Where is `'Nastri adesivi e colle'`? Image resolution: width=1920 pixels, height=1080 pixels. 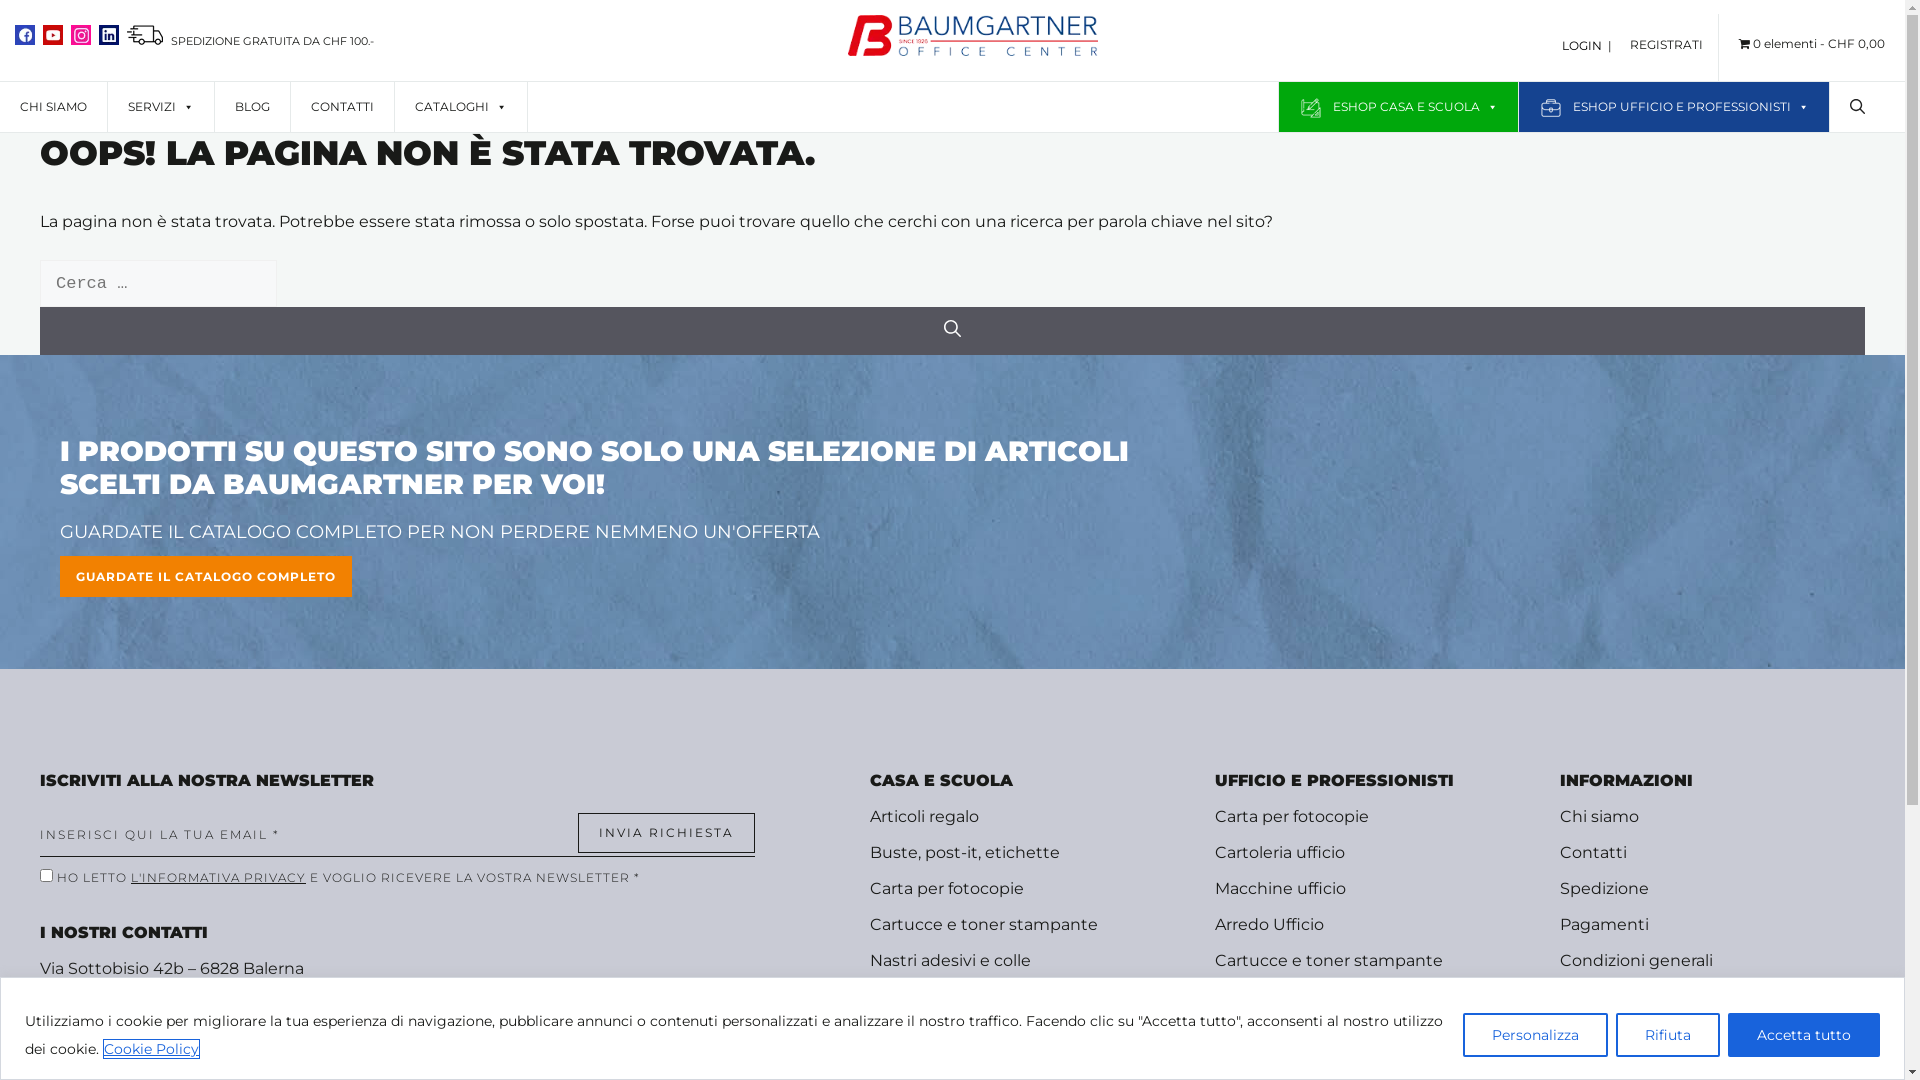 'Nastri adesivi e colle' is located at coordinates (949, 959).